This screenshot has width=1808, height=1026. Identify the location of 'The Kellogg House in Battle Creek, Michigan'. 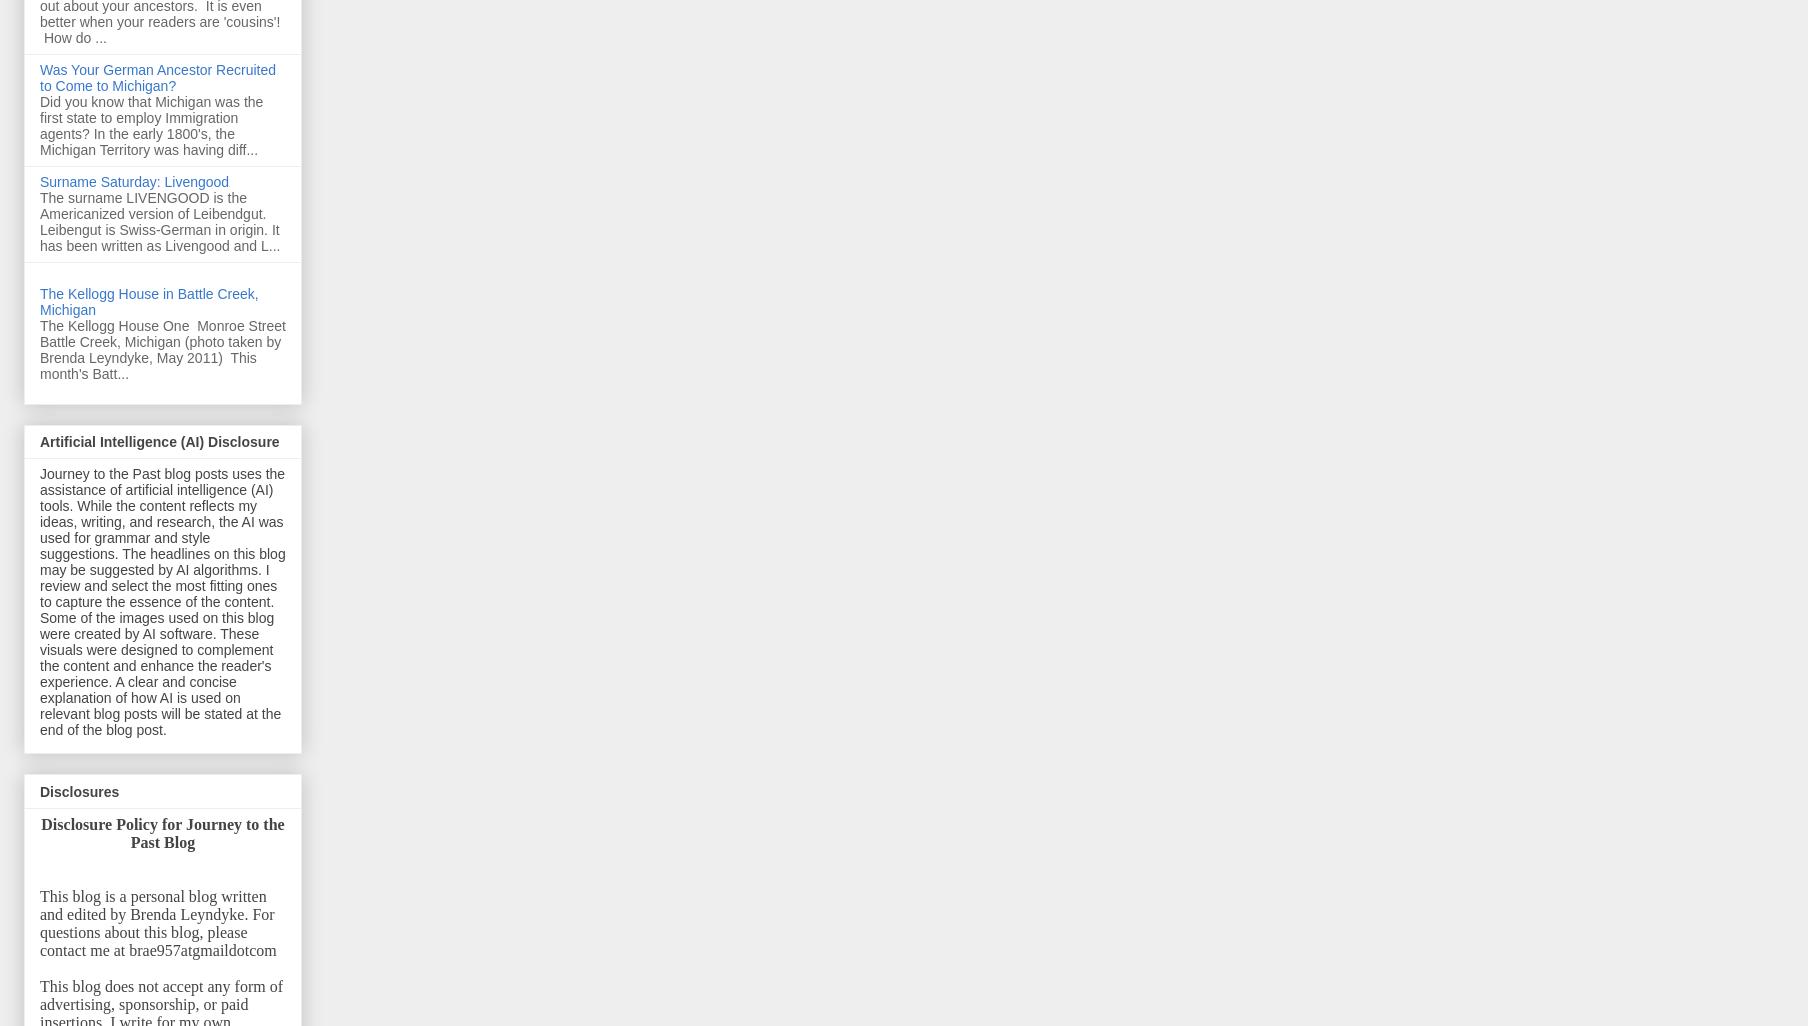
(147, 300).